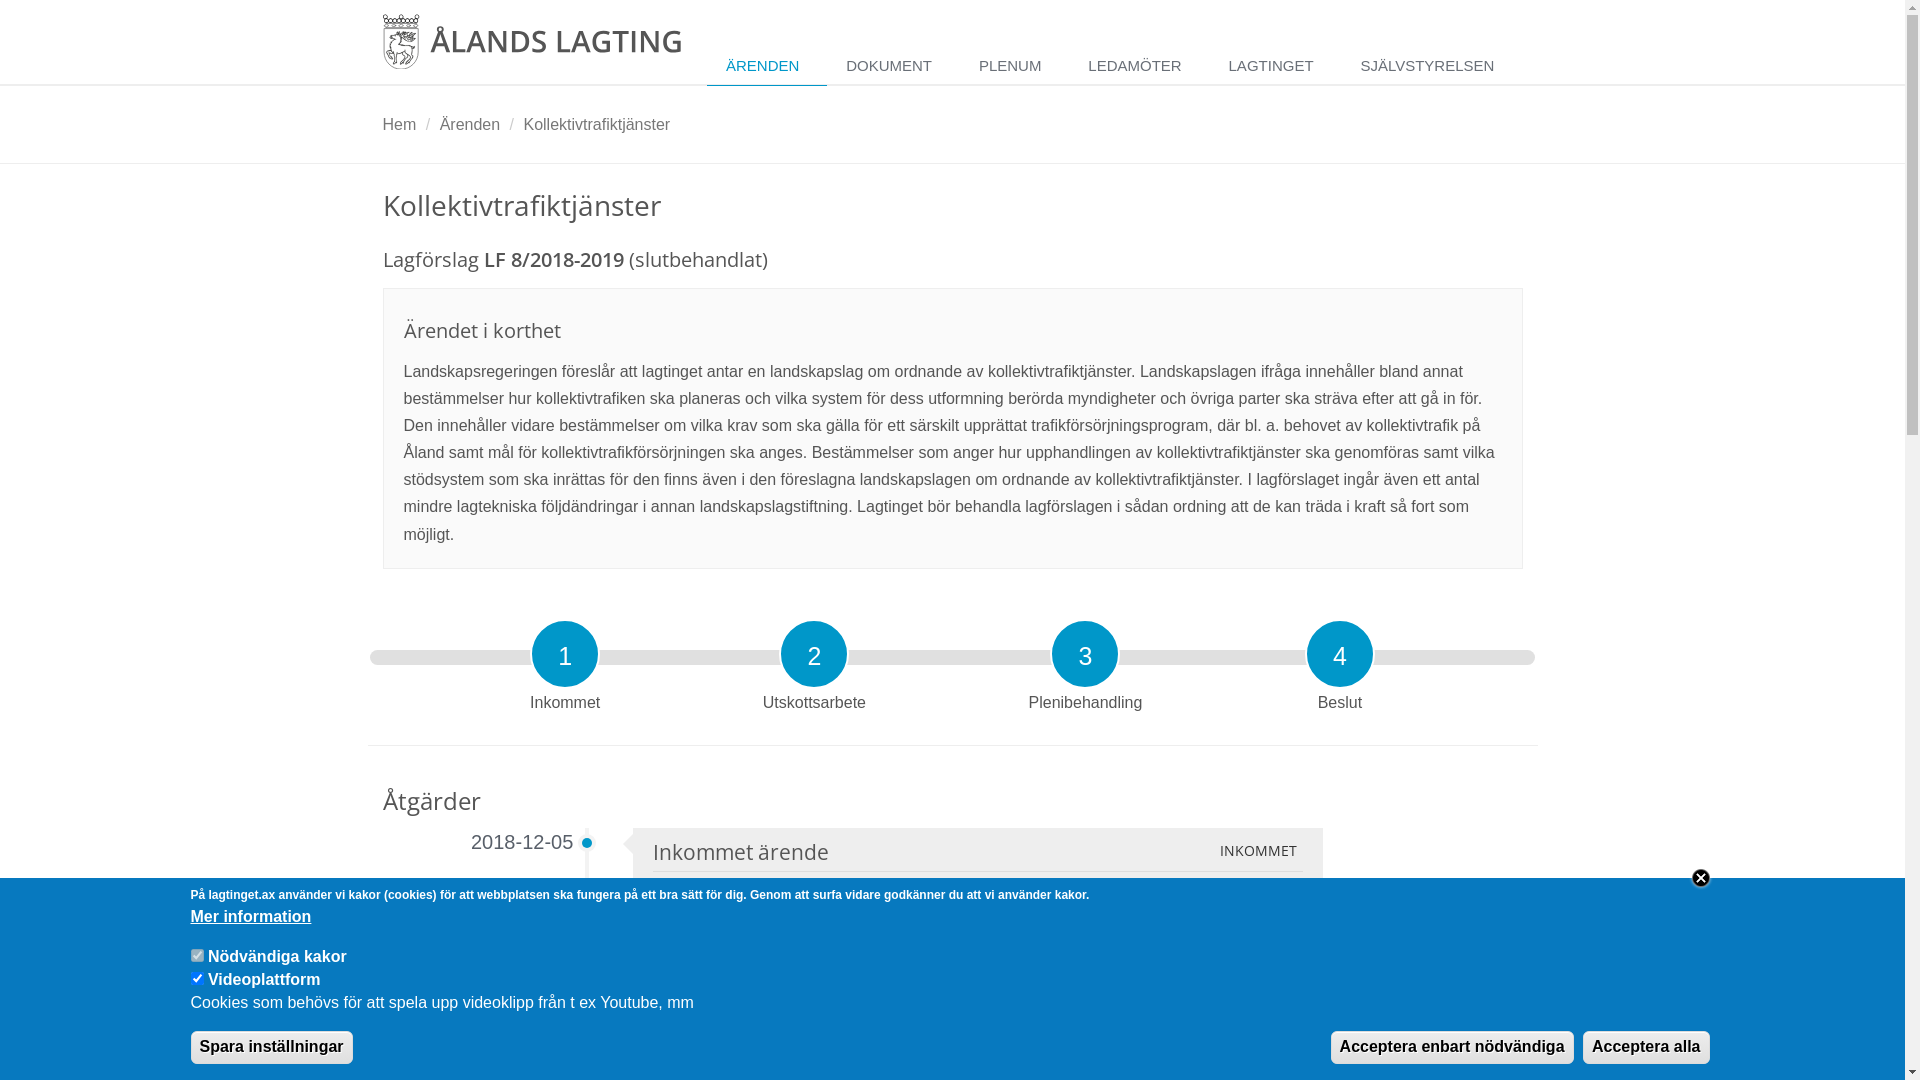 This screenshot has height=1080, width=1920. Describe the element at coordinates (1646, 1046) in the screenshot. I see `'Acceptera alla'` at that location.